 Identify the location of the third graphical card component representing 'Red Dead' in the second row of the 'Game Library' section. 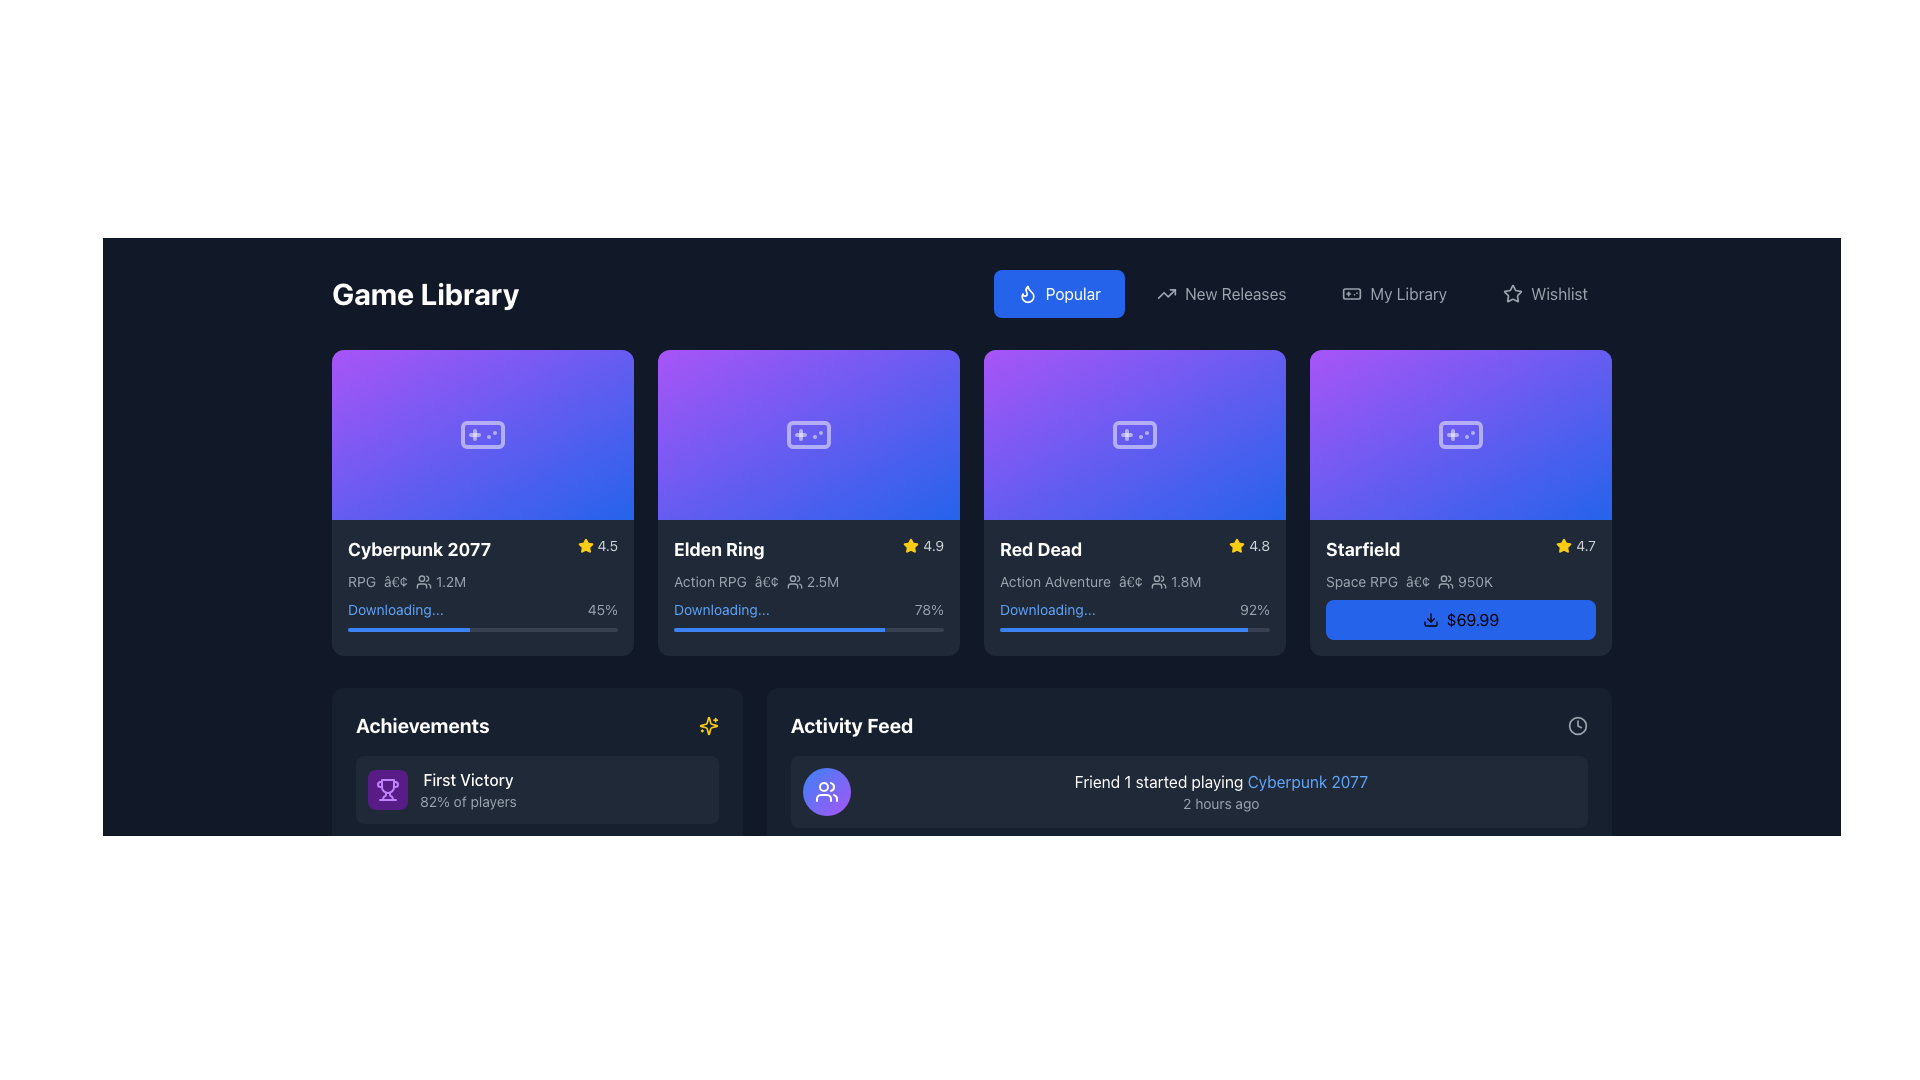
(1134, 433).